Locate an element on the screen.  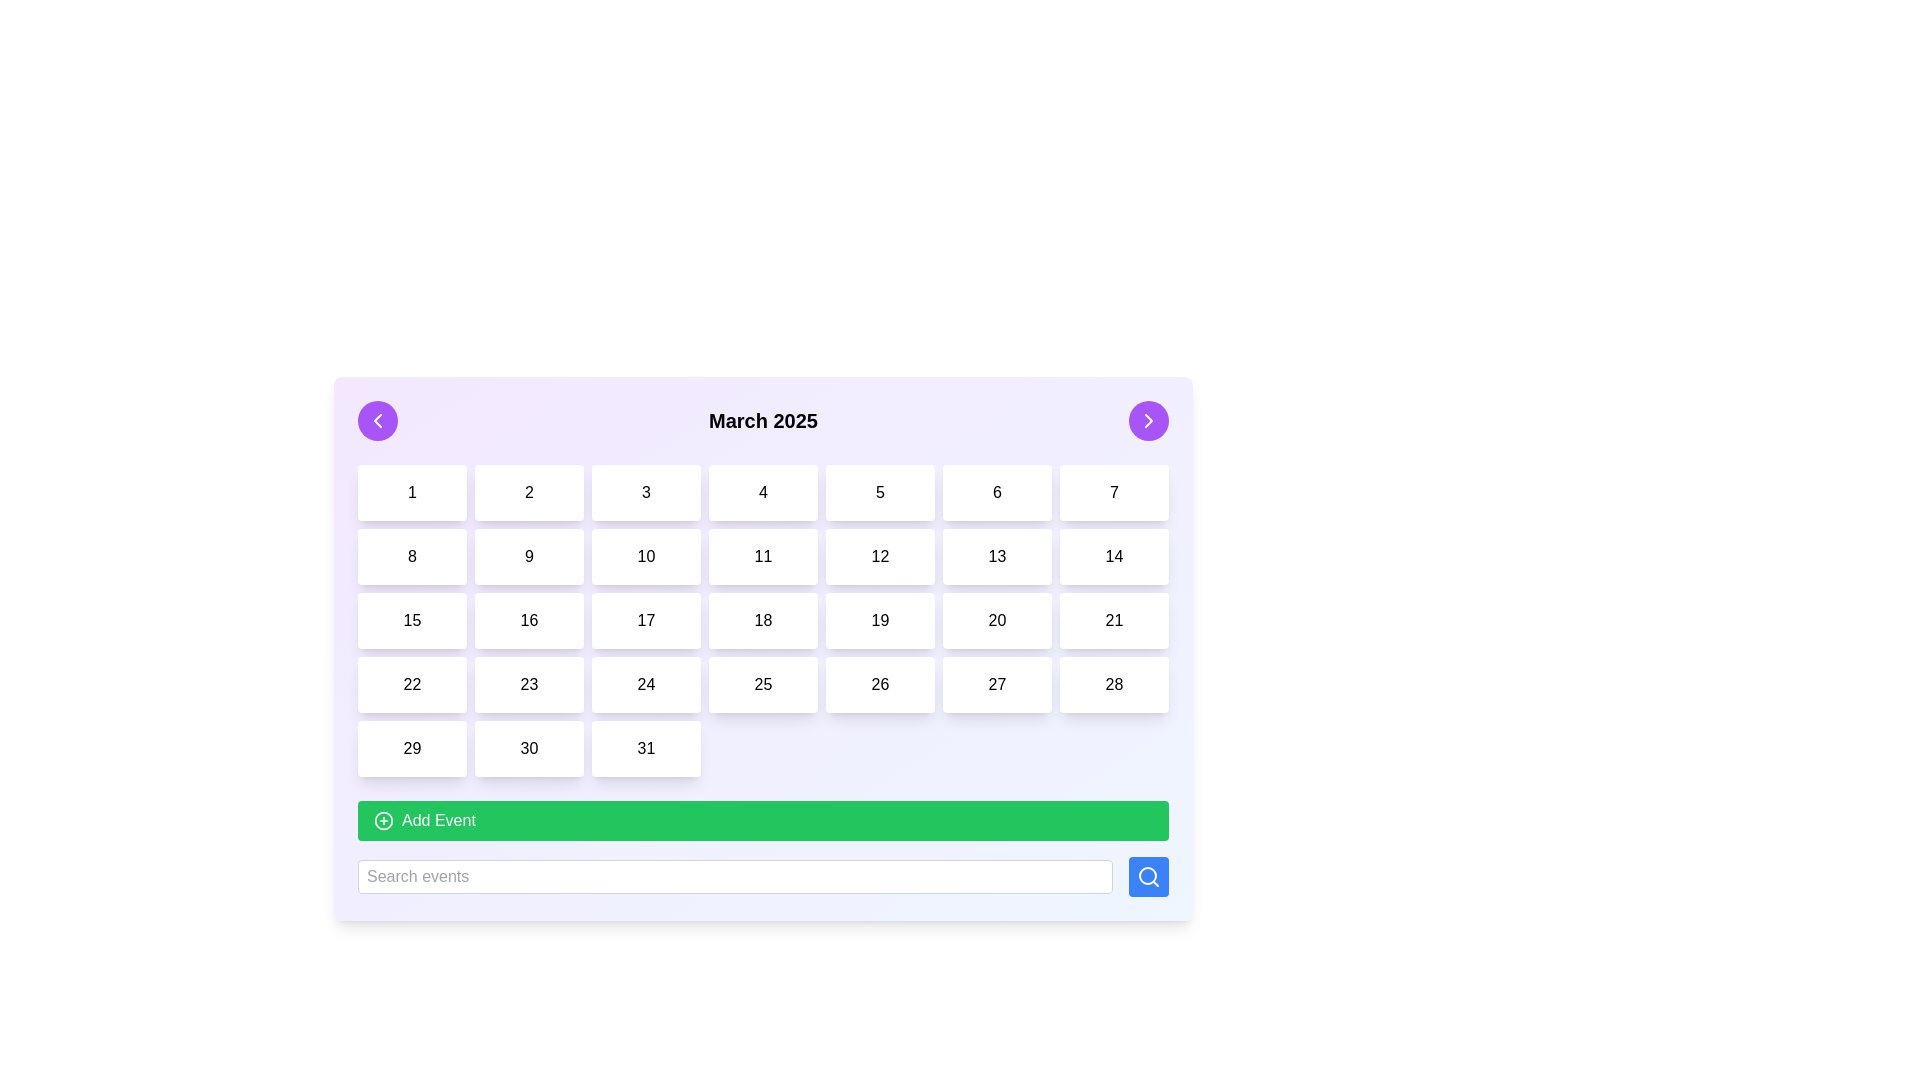
the Calendar day cell located is located at coordinates (529, 620).